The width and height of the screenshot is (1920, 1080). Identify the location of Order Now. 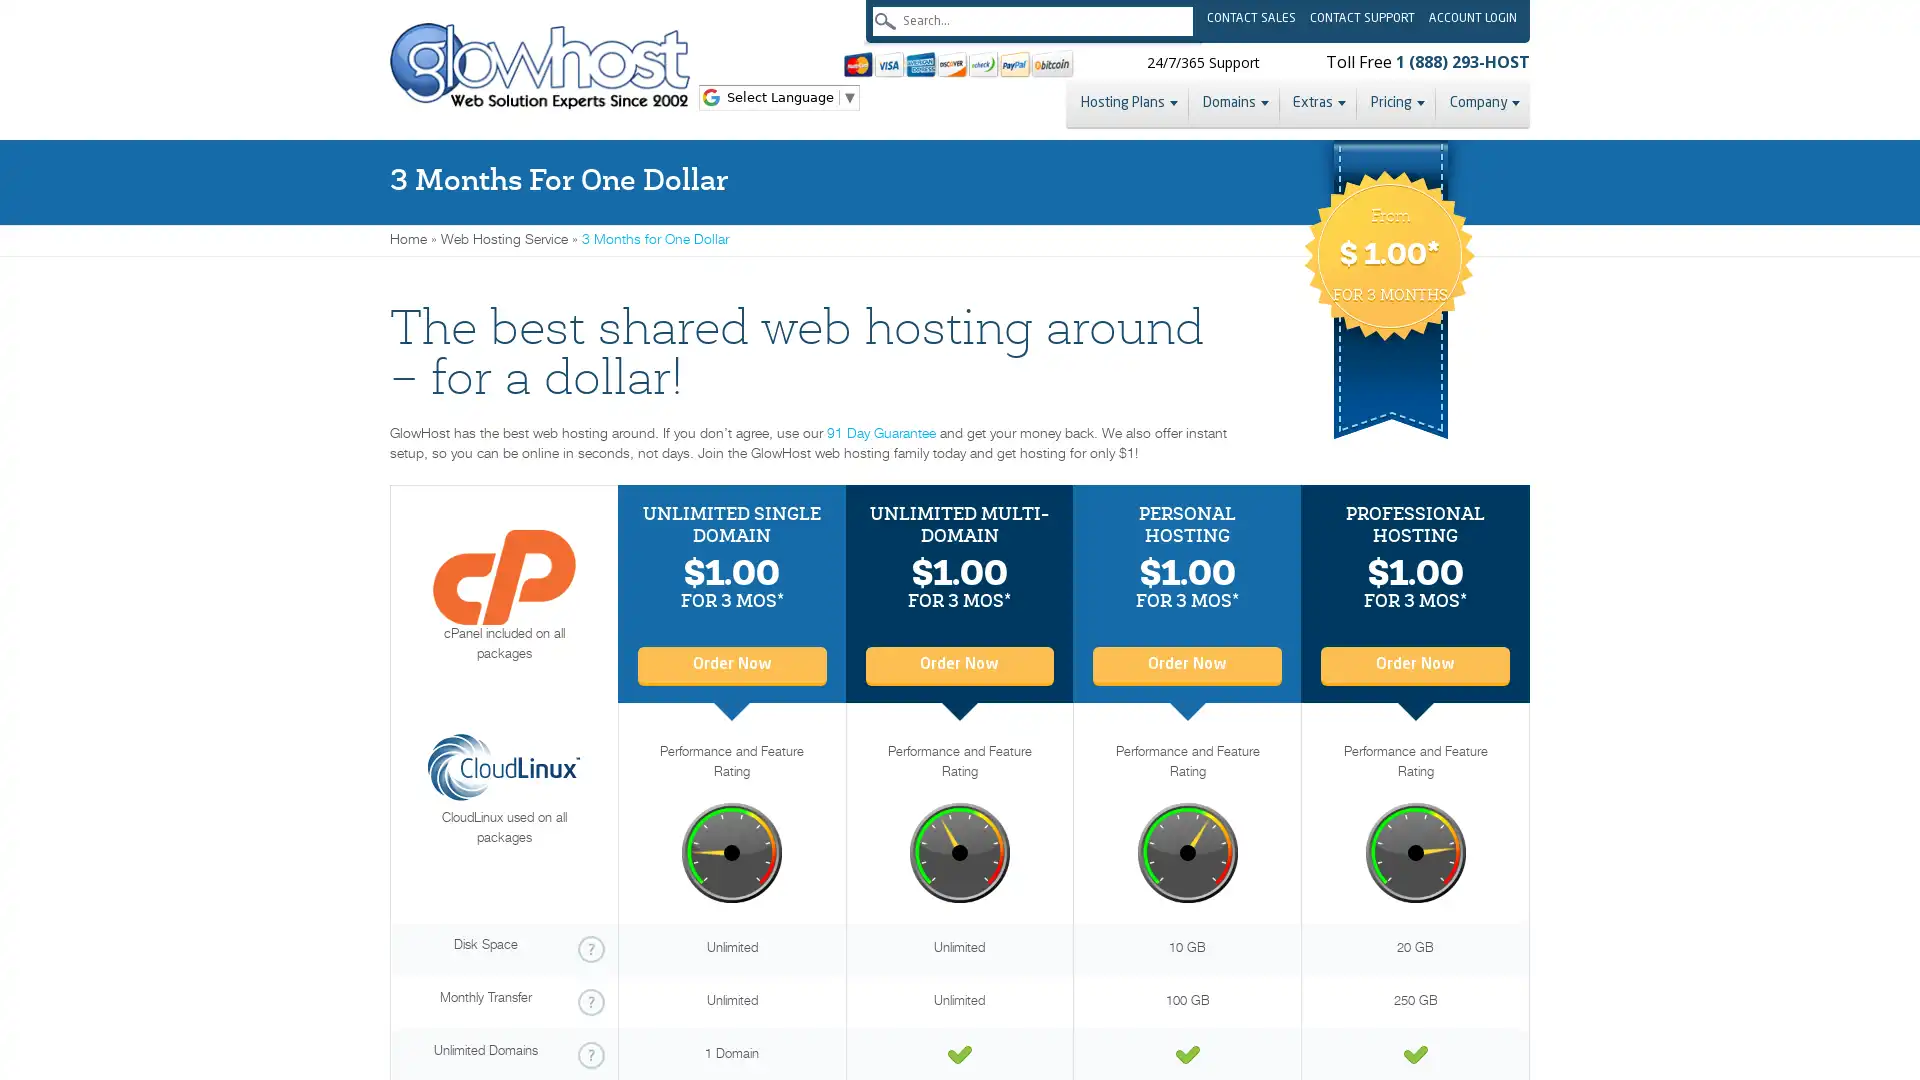
(1187, 663).